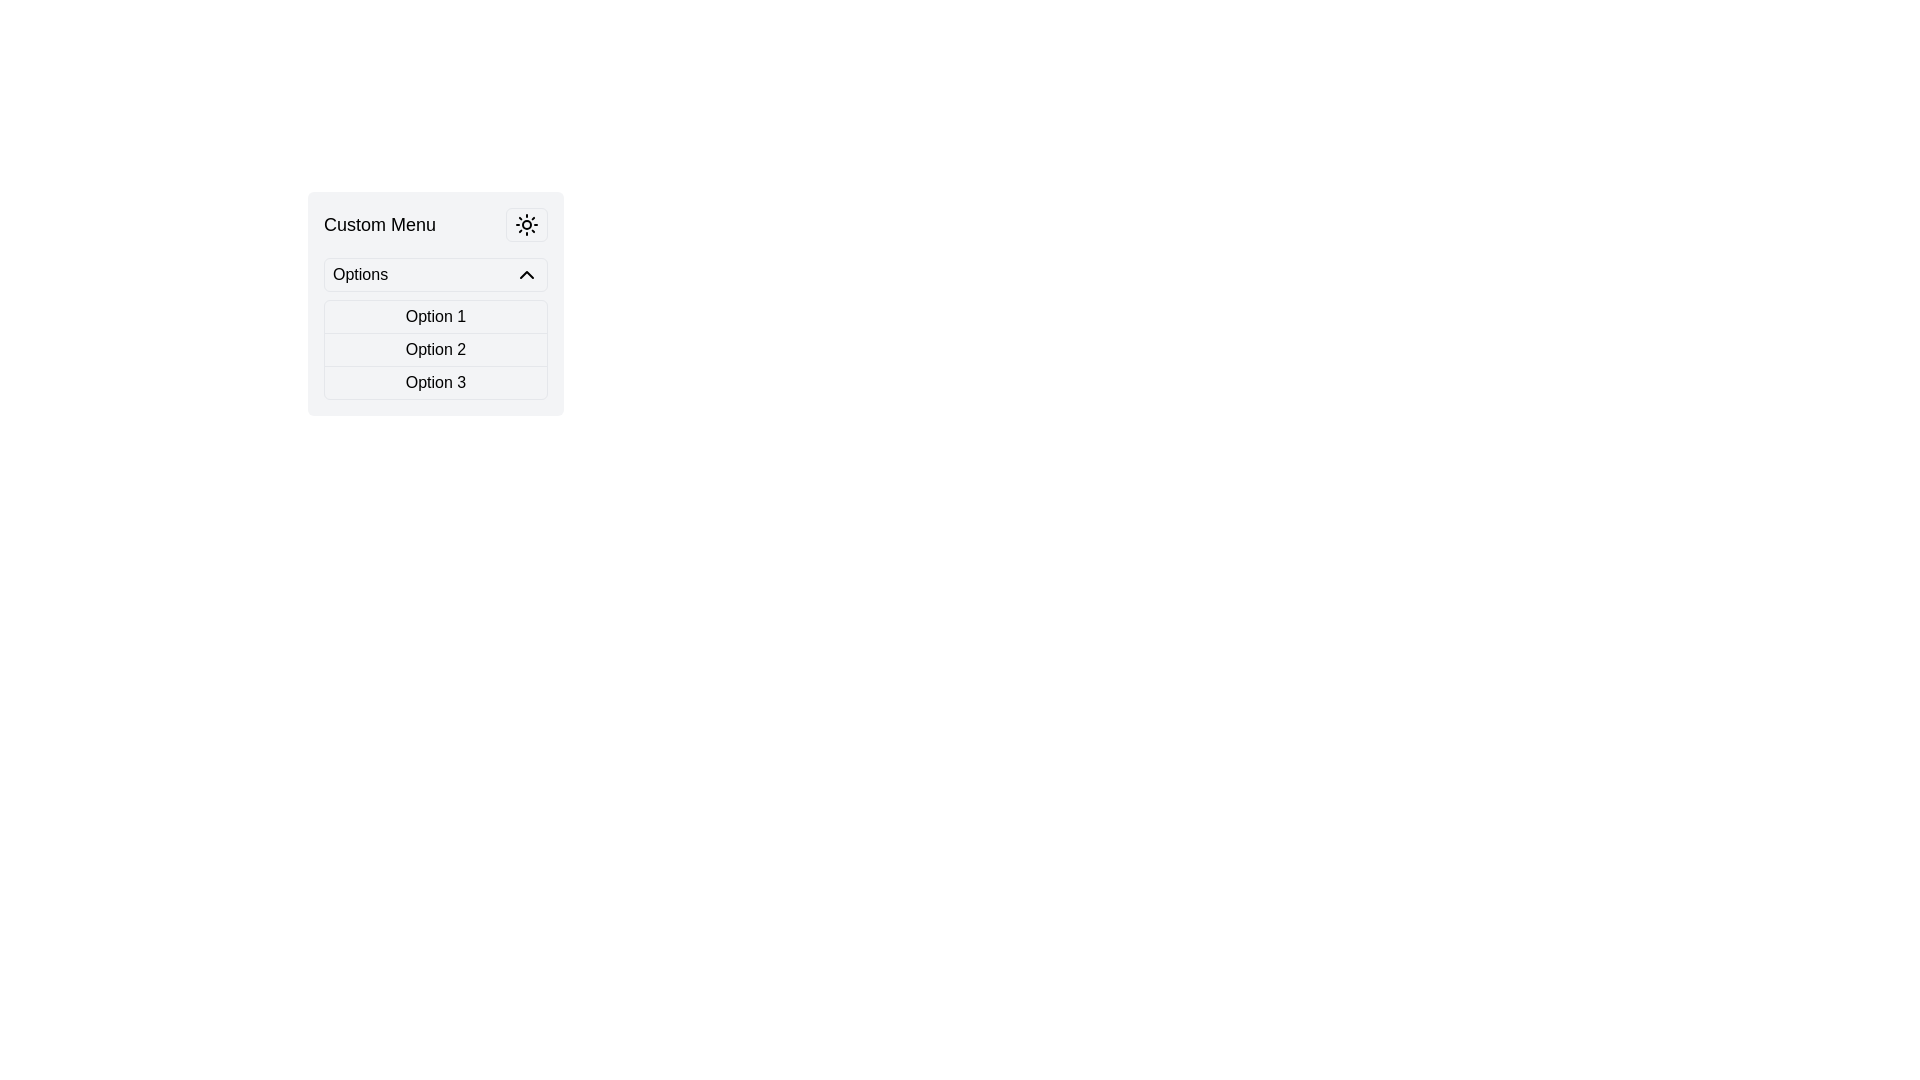 This screenshot has height=1080, width=1920. What do you see at coordinates (527, 274) in the screenshot?
I see `the Chevron Up icon located within the Options section to potentially reveal a tooltip` at bounding box center [527, 274].